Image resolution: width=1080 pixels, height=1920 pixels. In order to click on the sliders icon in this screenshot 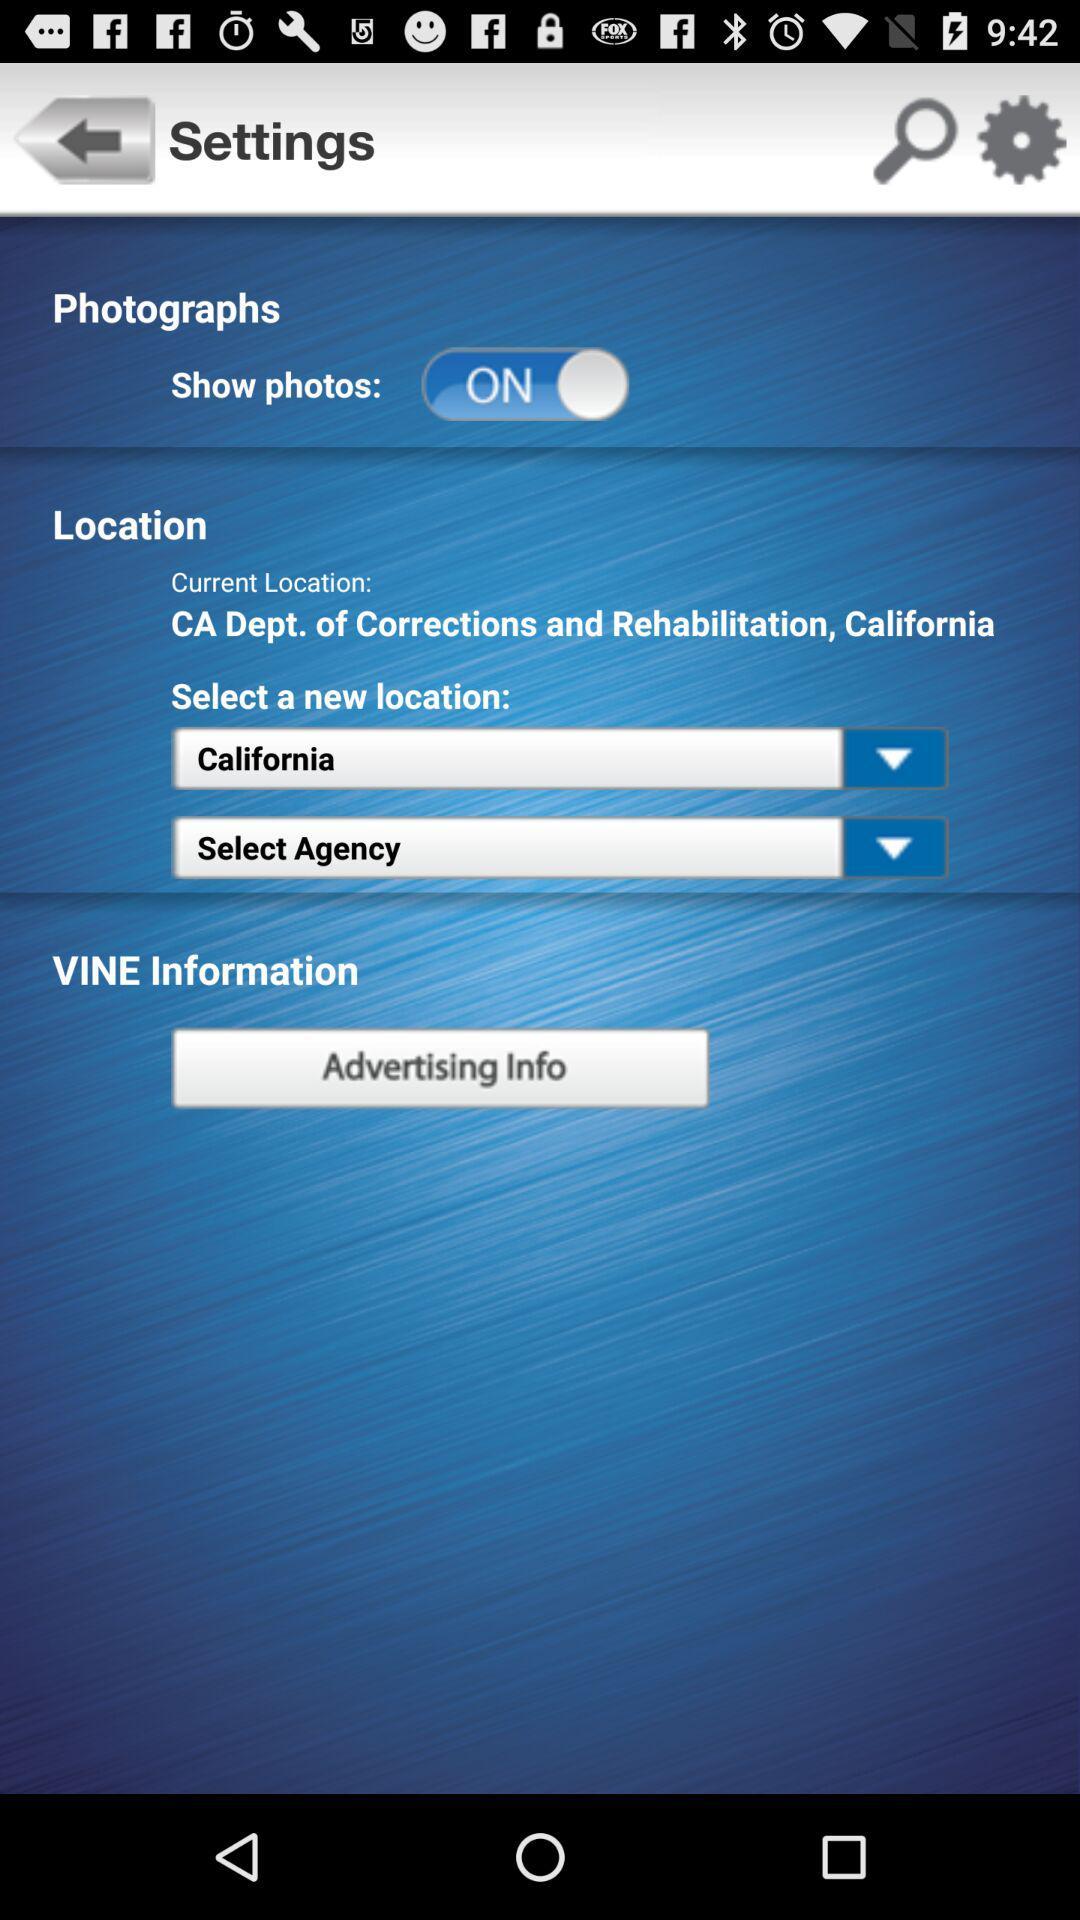, I will do `click(439, 1143)`.